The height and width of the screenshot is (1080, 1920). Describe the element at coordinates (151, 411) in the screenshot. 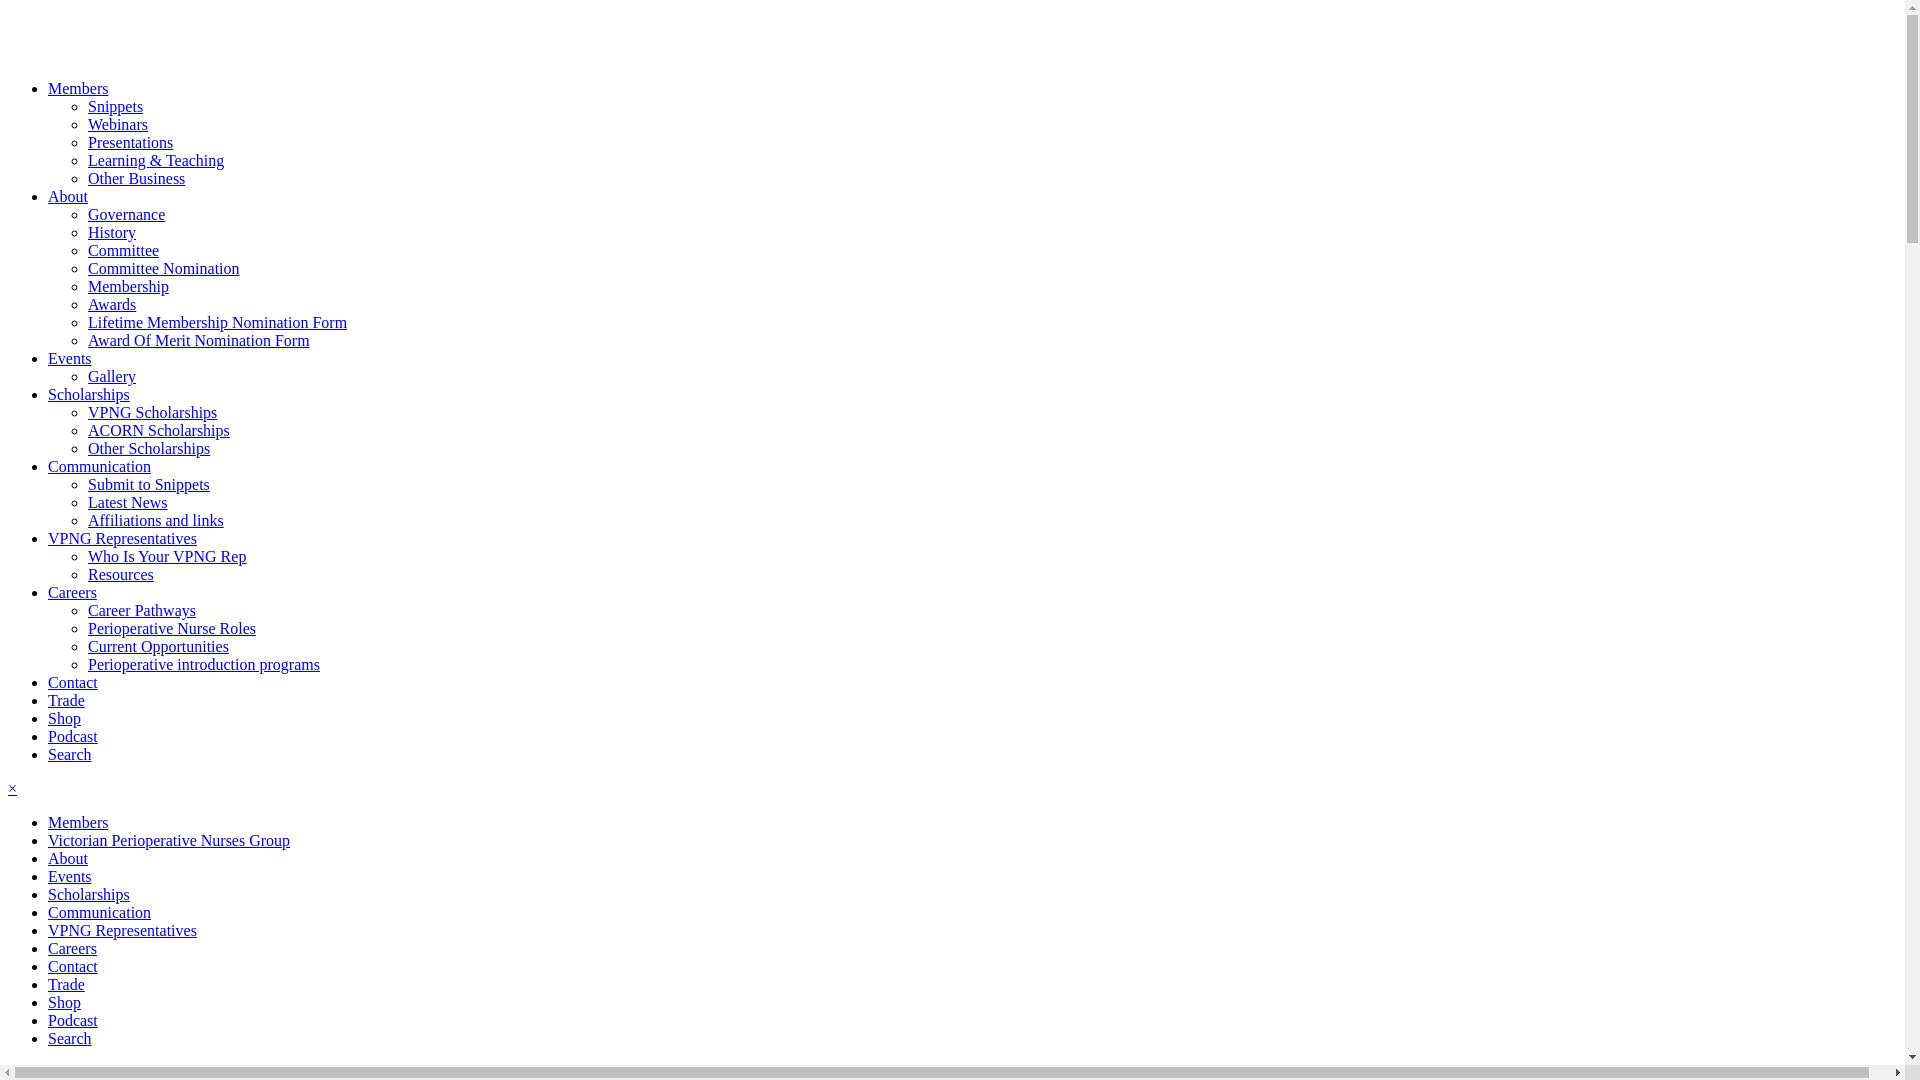

I see `'VPNG Scholarships'` at that location.